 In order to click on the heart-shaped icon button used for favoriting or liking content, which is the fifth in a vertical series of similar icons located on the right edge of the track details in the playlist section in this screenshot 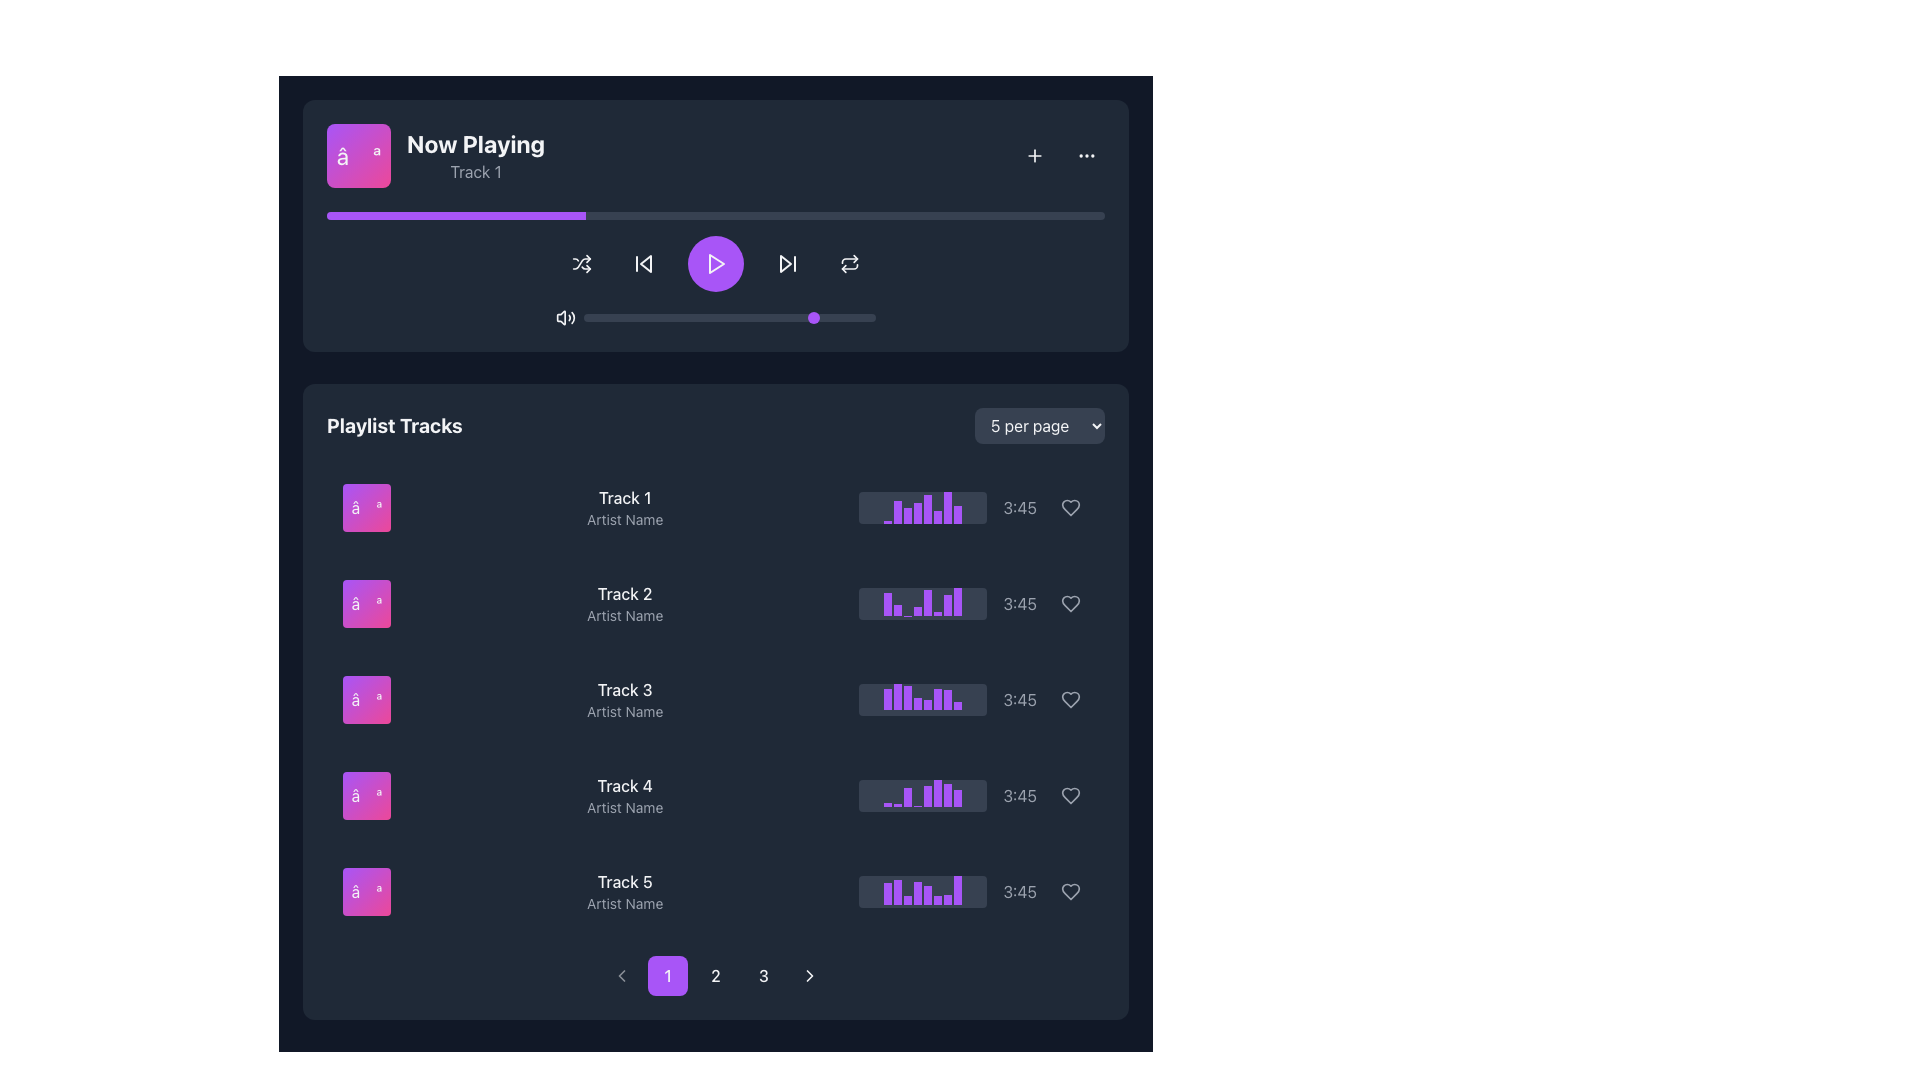, I will do `click(1069, 698)`.